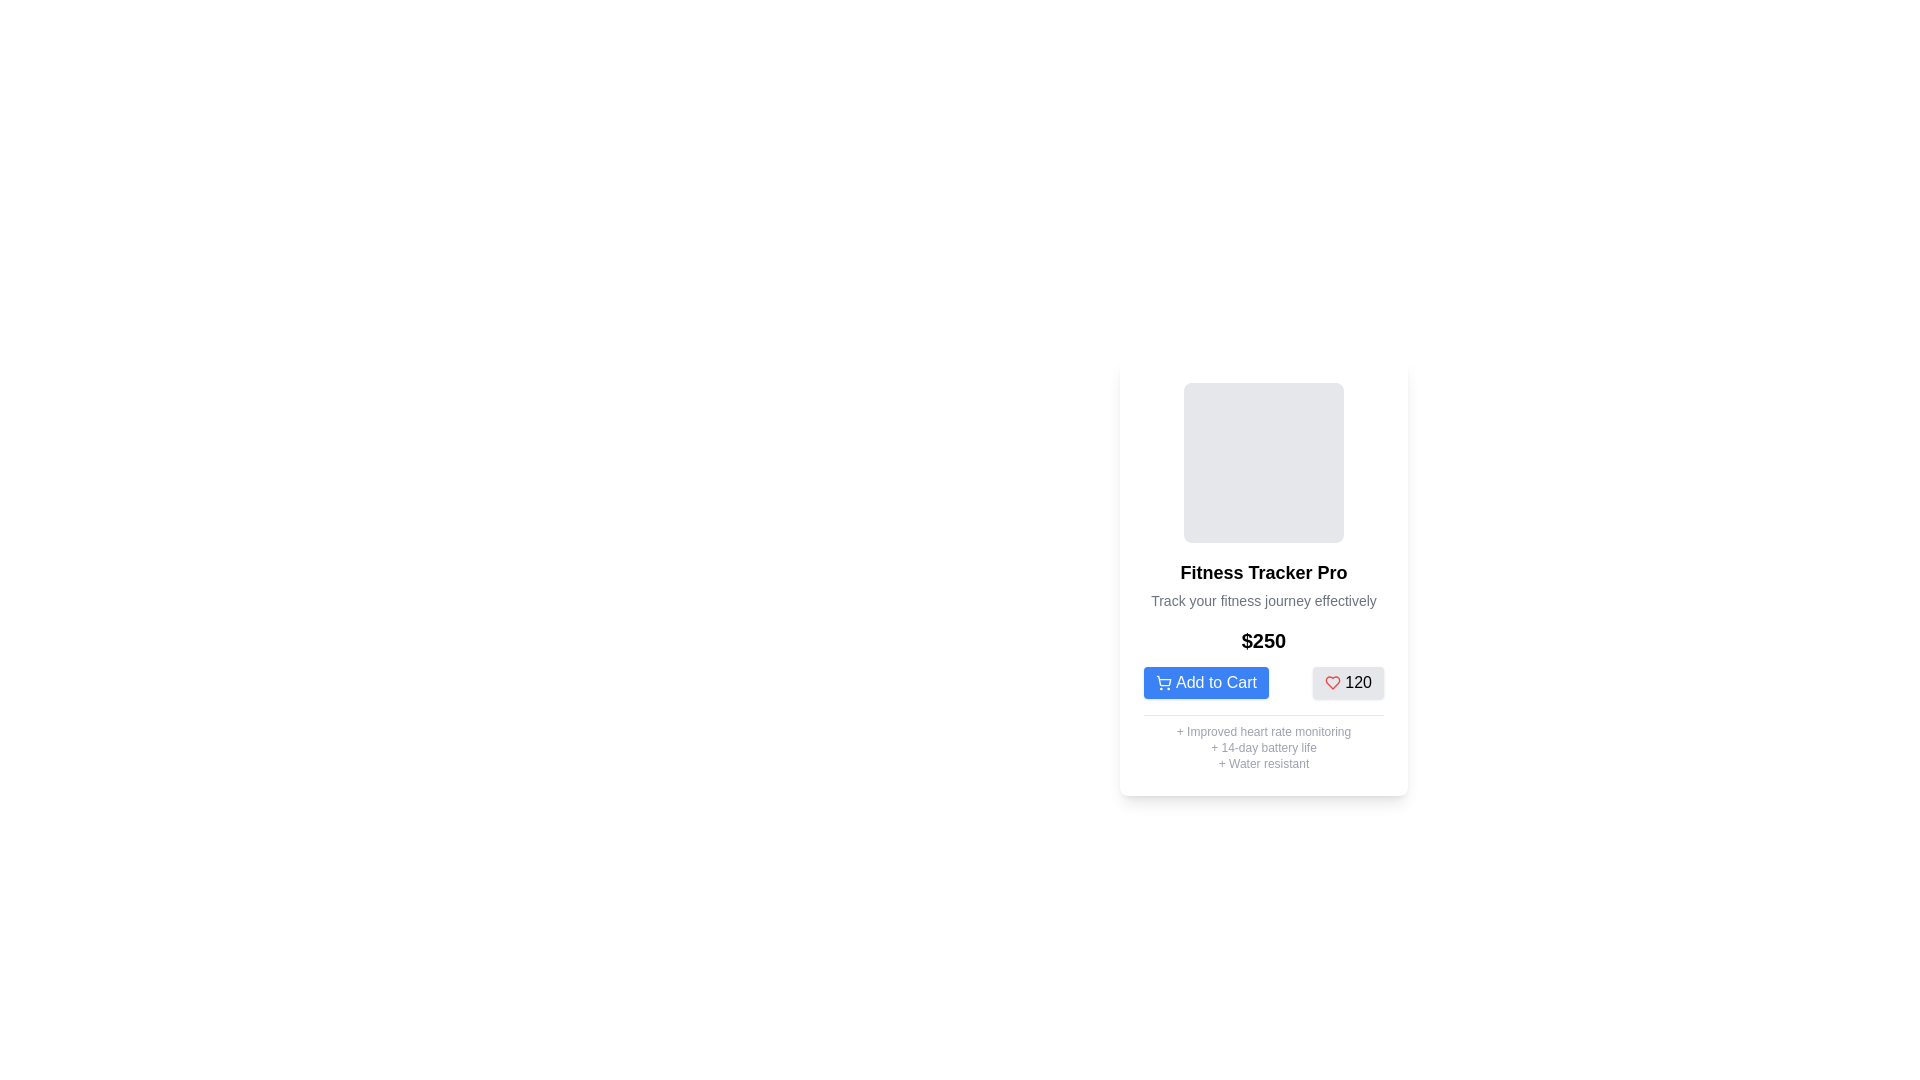 This screenshot has width=1920, height=1080. What do you see at coordinates (1262, 640) in the screenshot?
I see `the text label displaying the price '$250', which is centrally aligned below the subtitle 'Track your fitness journey effectively' and above the 'Add to Cart' button` at bounding box center [1262, 640].